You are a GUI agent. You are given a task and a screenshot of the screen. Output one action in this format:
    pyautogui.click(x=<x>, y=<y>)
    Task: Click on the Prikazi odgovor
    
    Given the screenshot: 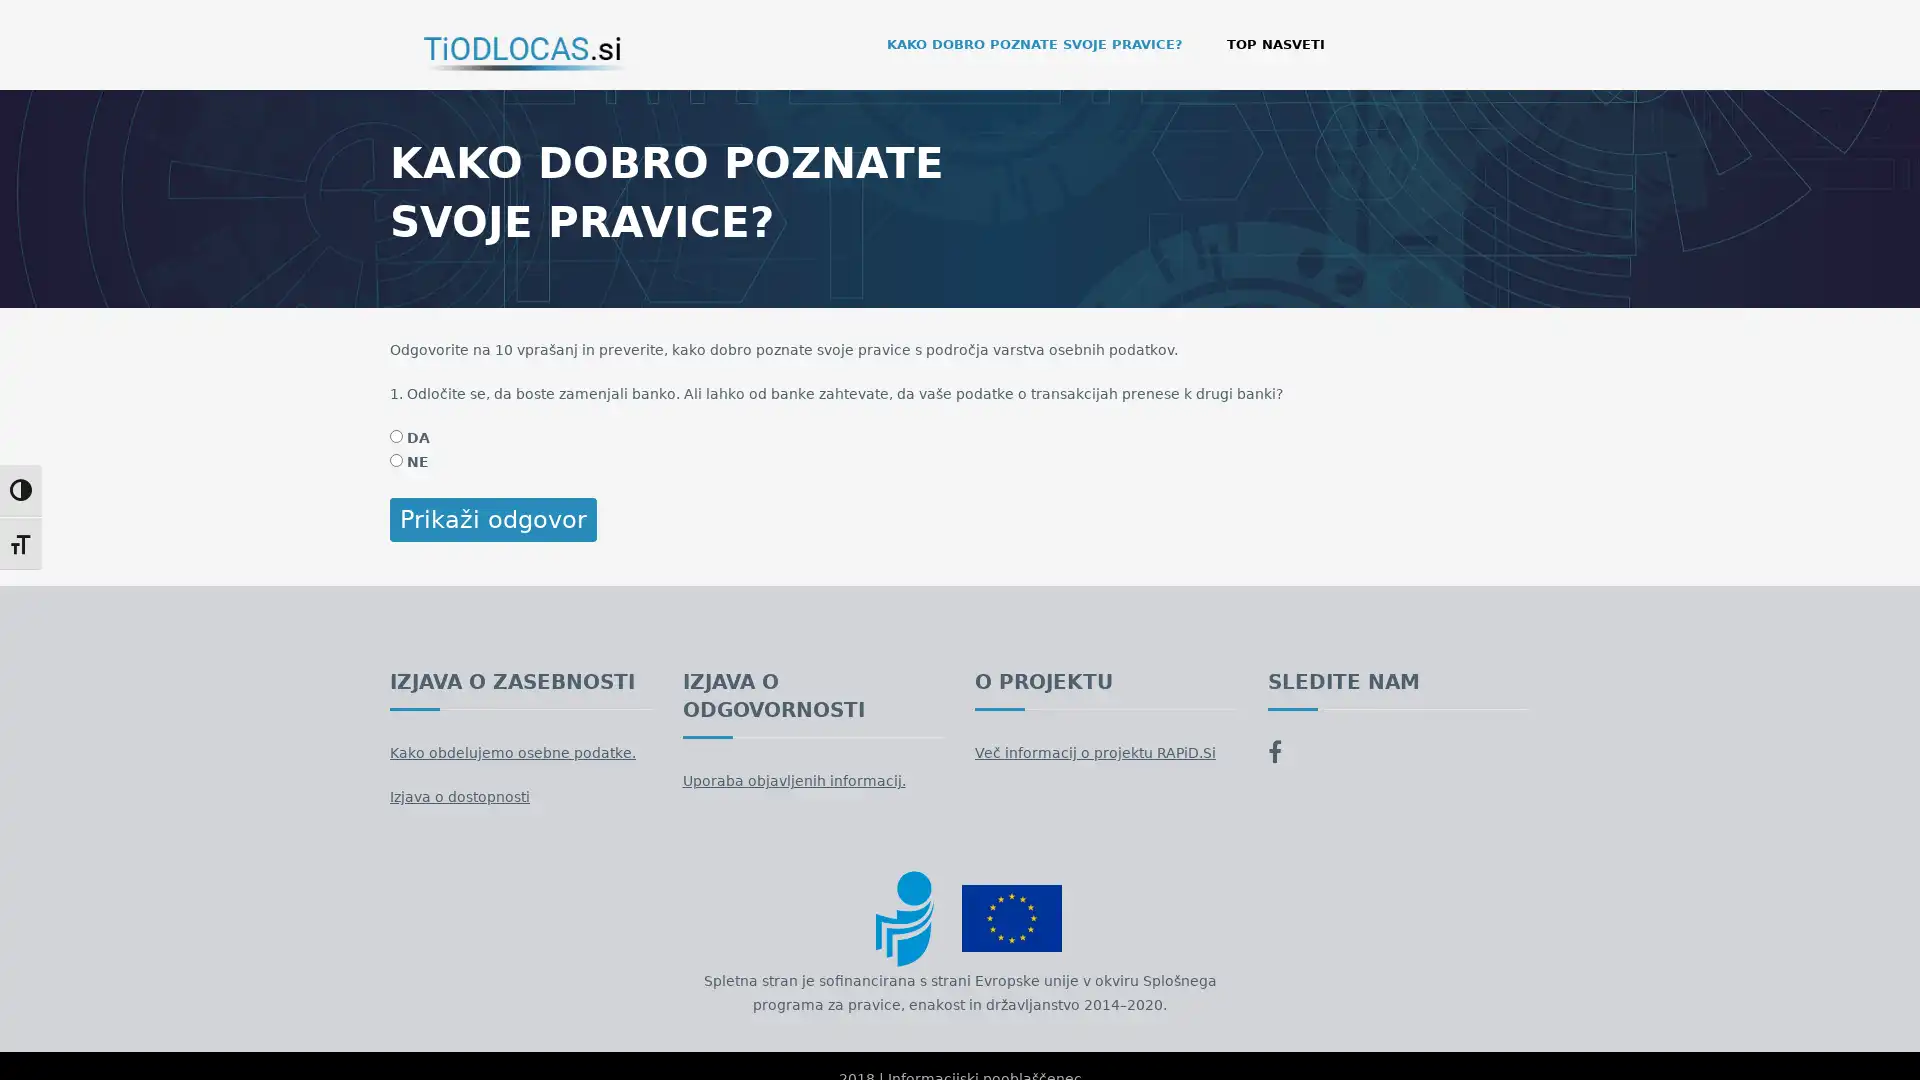 What is the action you would take?
    pyautogui.click(x=493, y=518)
    